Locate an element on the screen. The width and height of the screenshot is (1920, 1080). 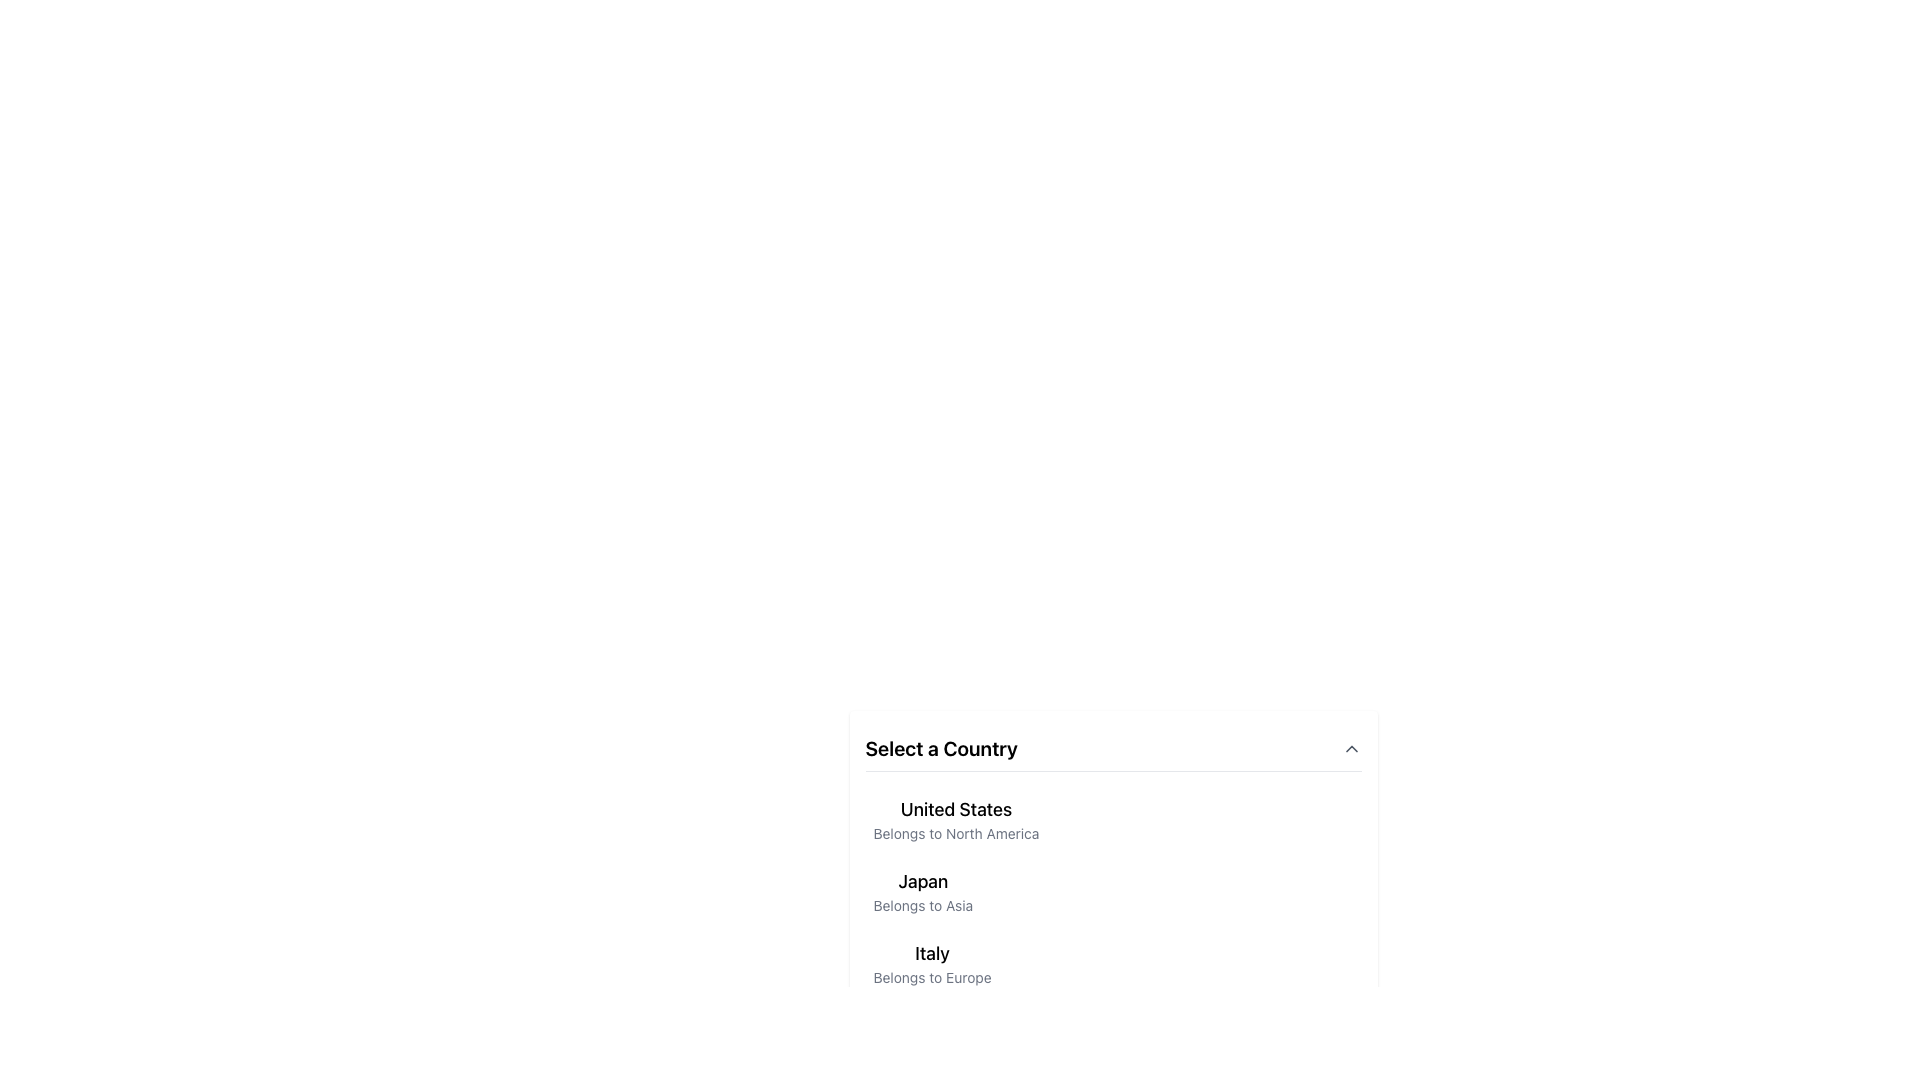
the second item in the dropdown menu labeled 'Select a Country' is located at coordinates (1112, 864).